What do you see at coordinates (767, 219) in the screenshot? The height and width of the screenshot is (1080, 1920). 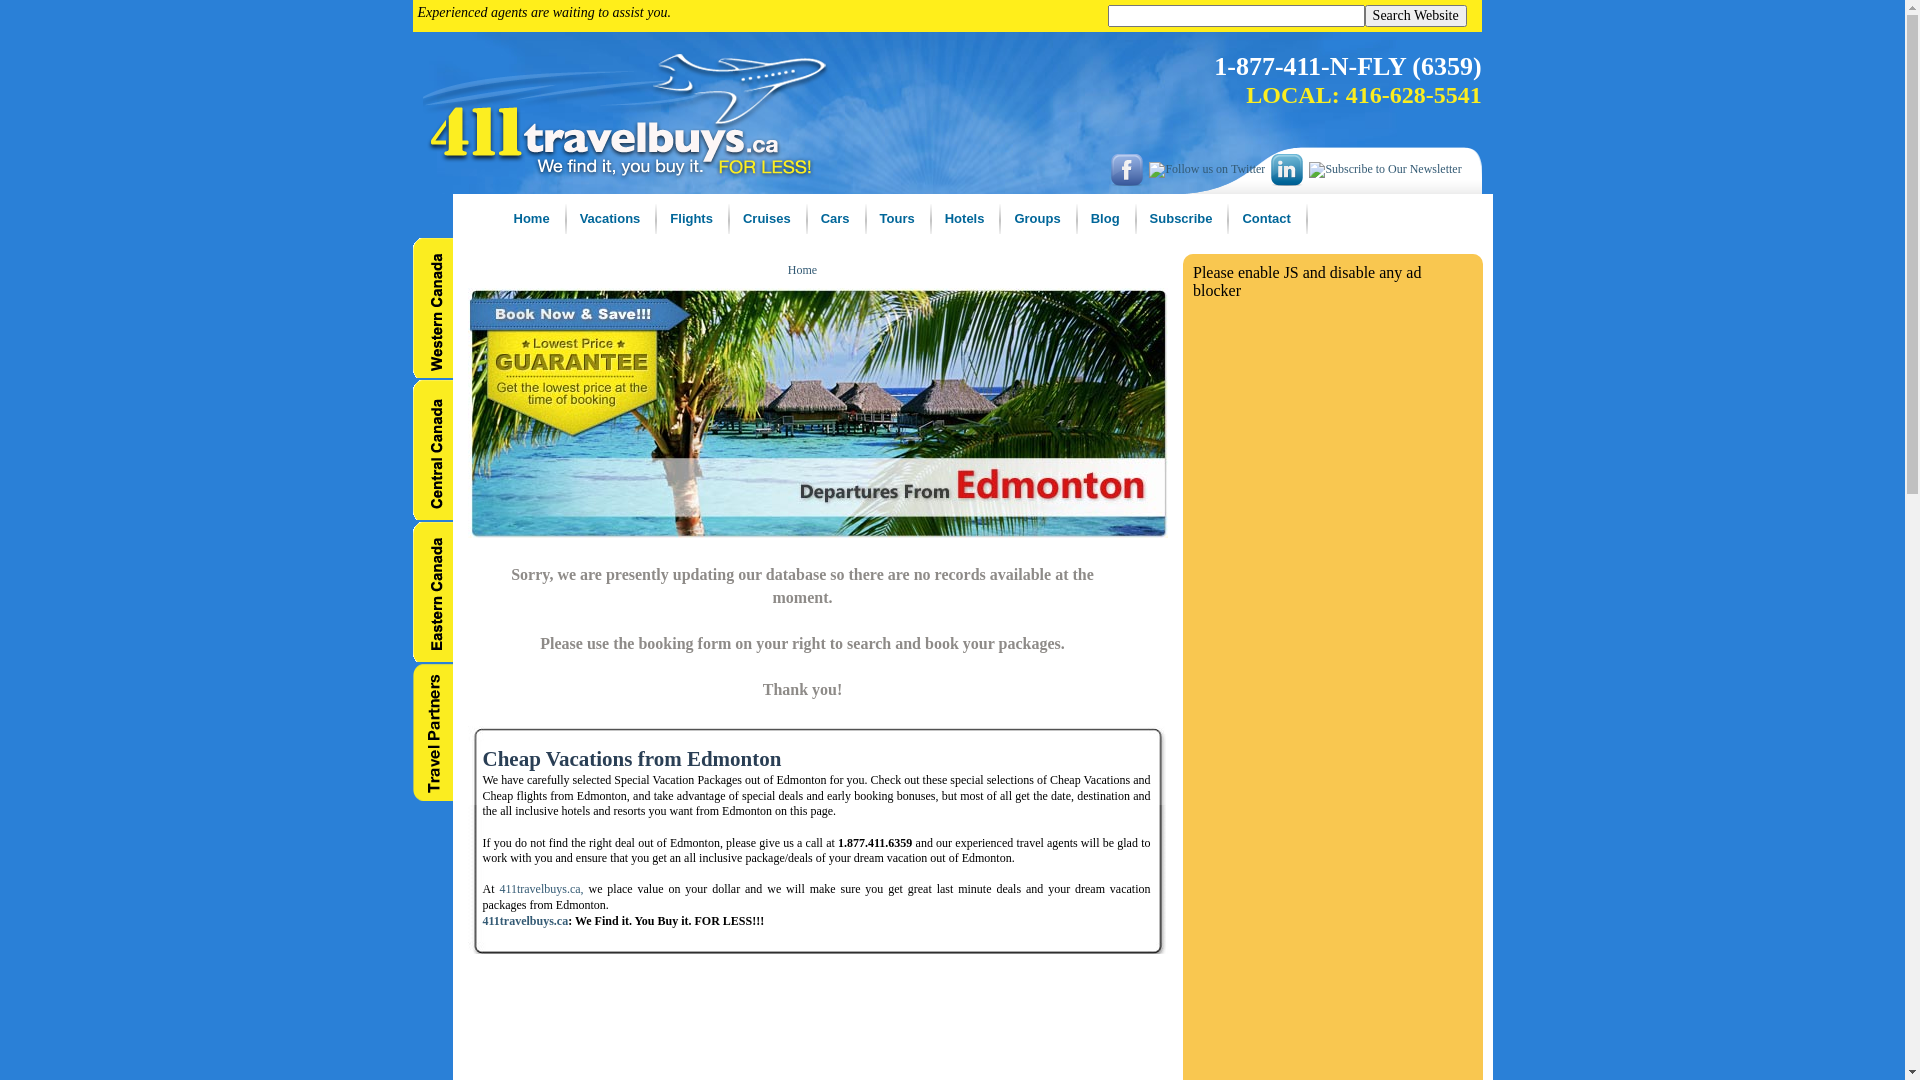 I see `'Cruises'` at bounding box center [767, 219].